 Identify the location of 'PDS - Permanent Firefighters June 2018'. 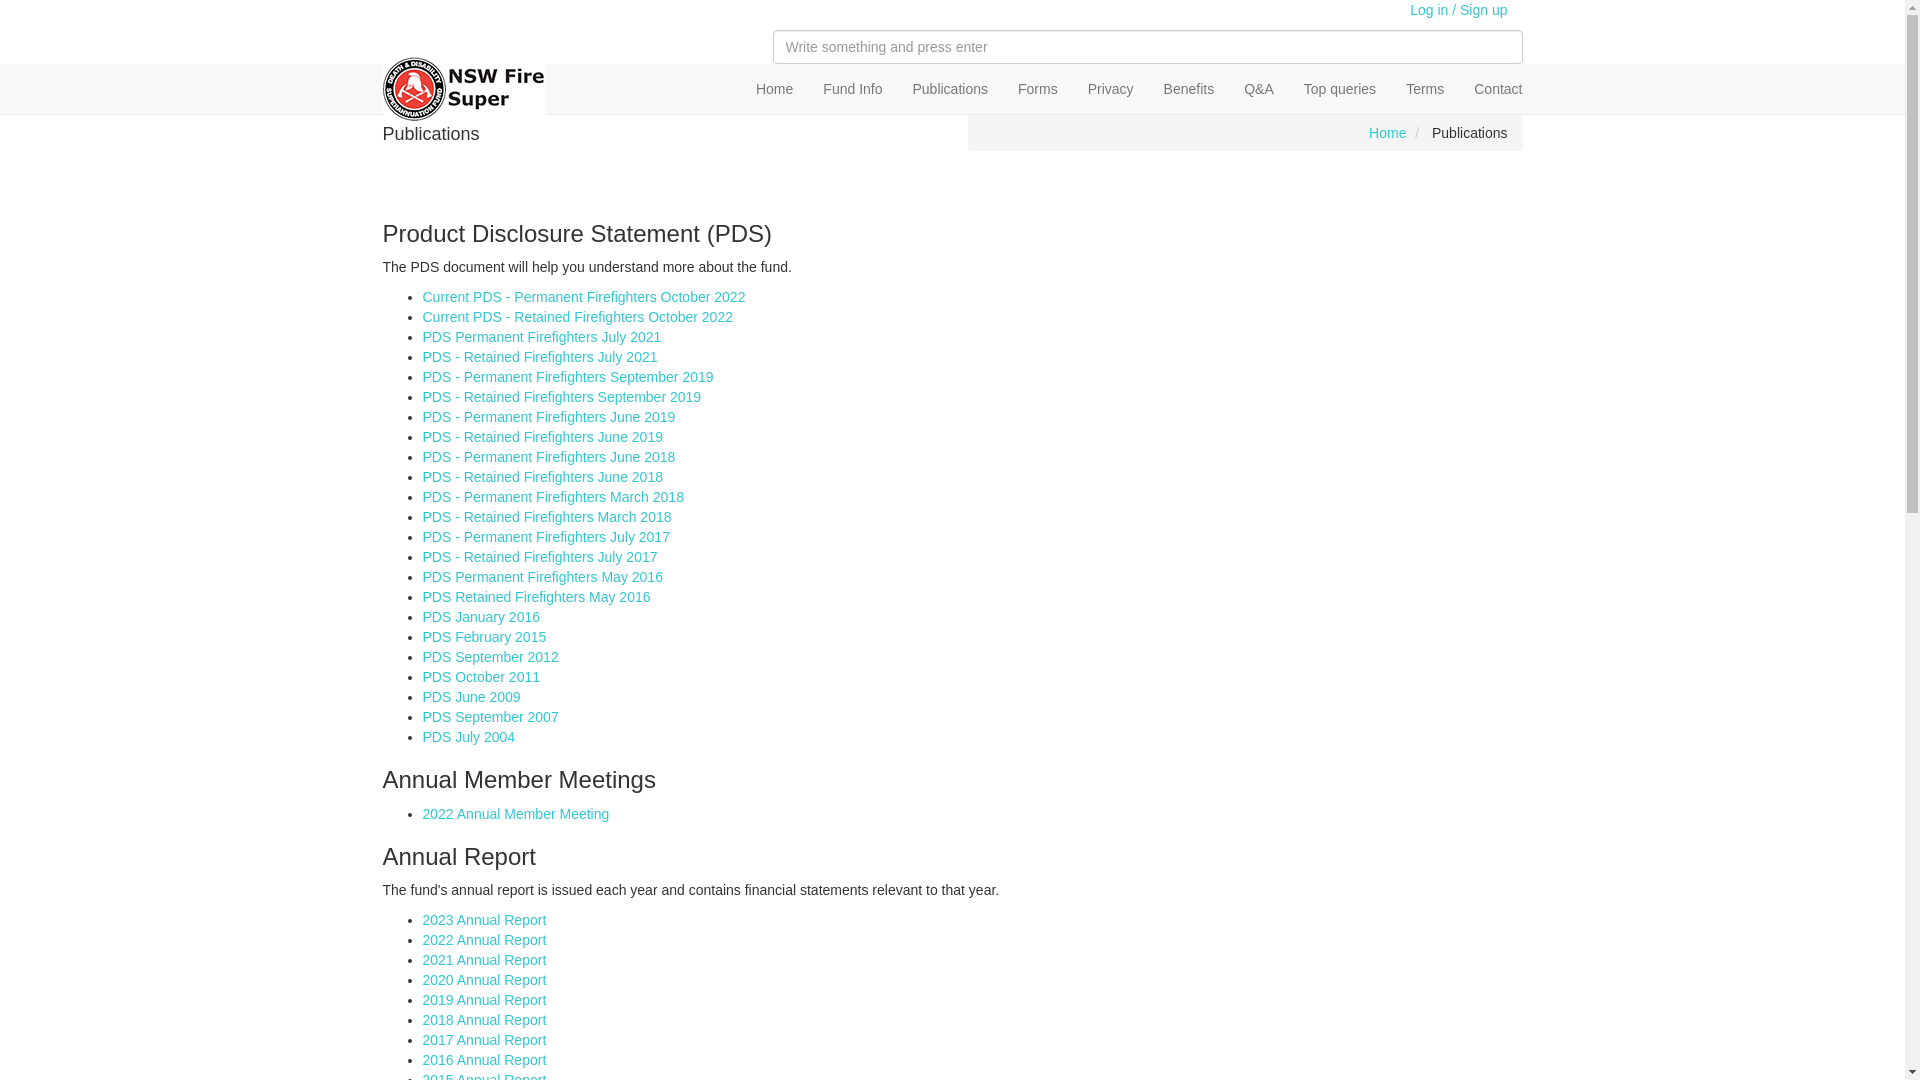
(548, 456).